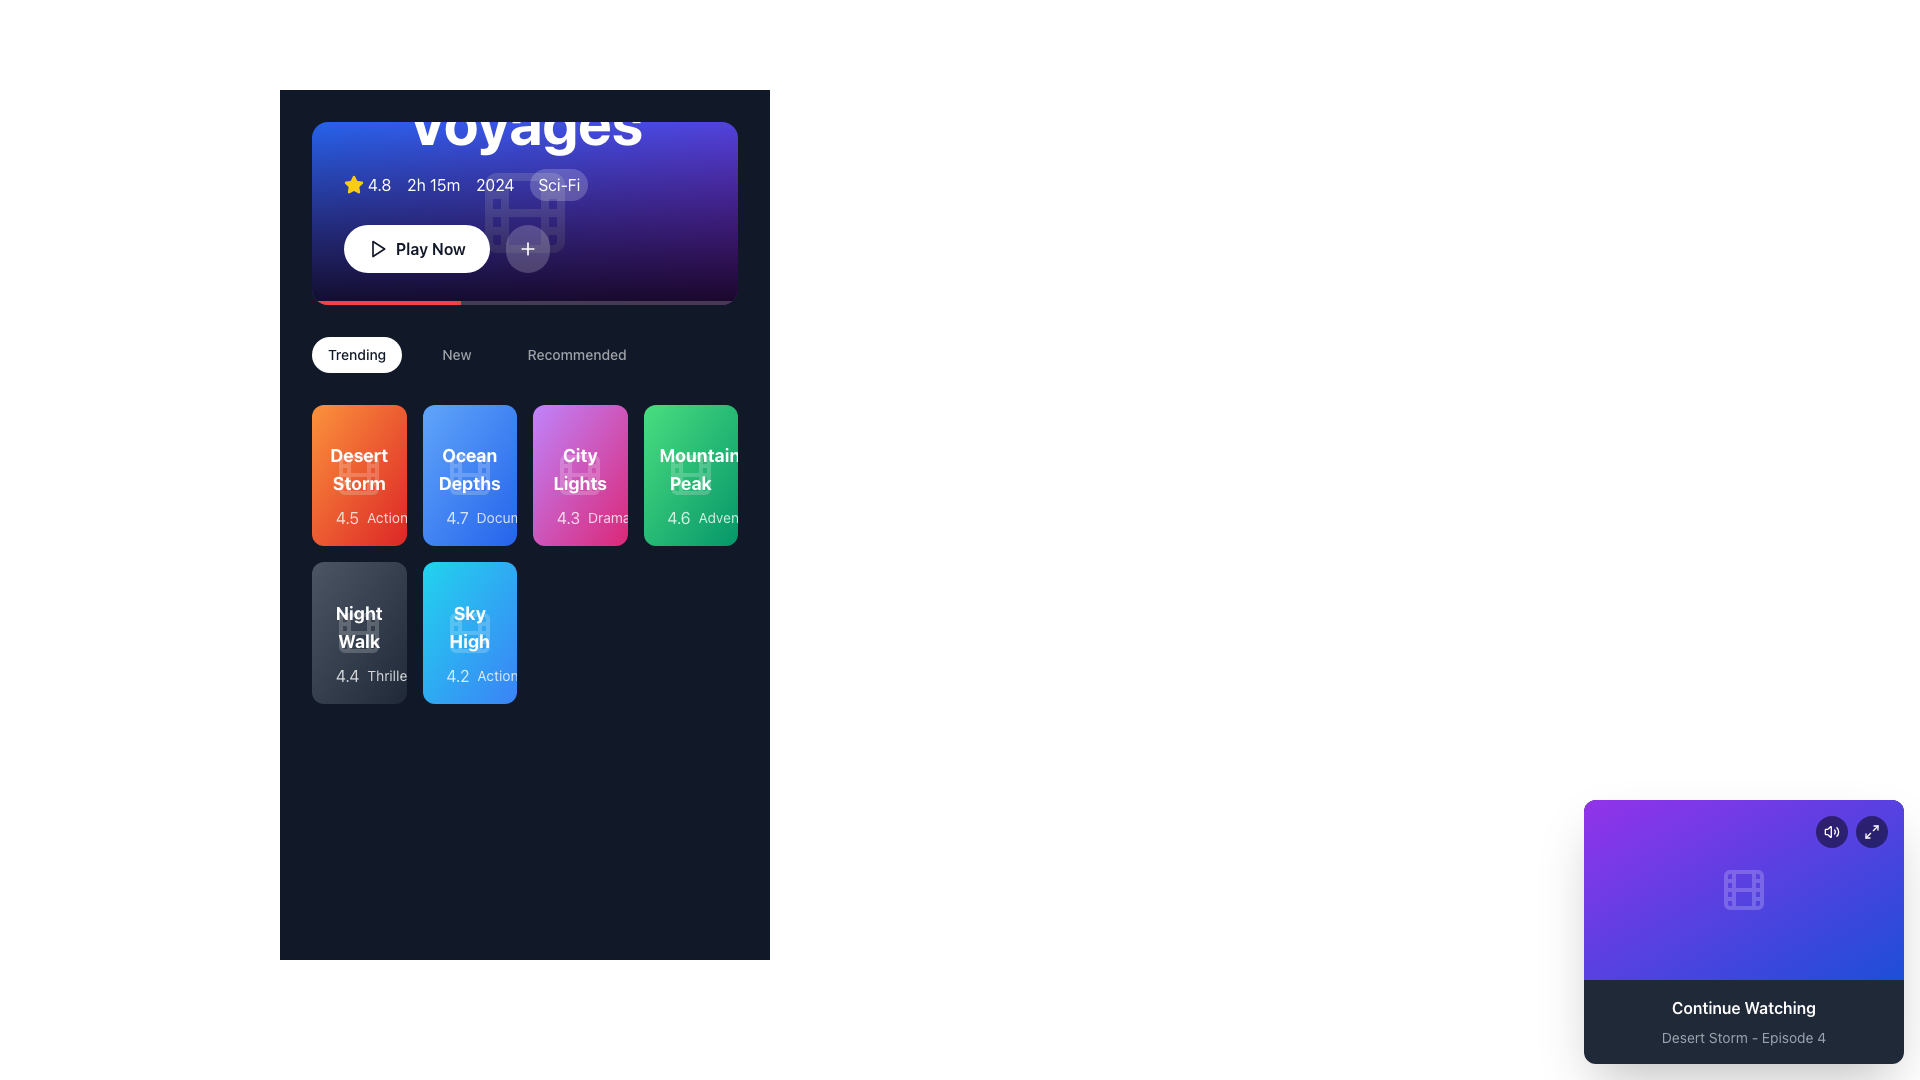 Image resolution: width=1920 pixels, height=1080 pixels. What do you see at coordinates (359, 633) in the screenshot?
I see `the 'Night Walk' card, which is the first item in the second row of the grid layout` at bounding box center [359, 633].